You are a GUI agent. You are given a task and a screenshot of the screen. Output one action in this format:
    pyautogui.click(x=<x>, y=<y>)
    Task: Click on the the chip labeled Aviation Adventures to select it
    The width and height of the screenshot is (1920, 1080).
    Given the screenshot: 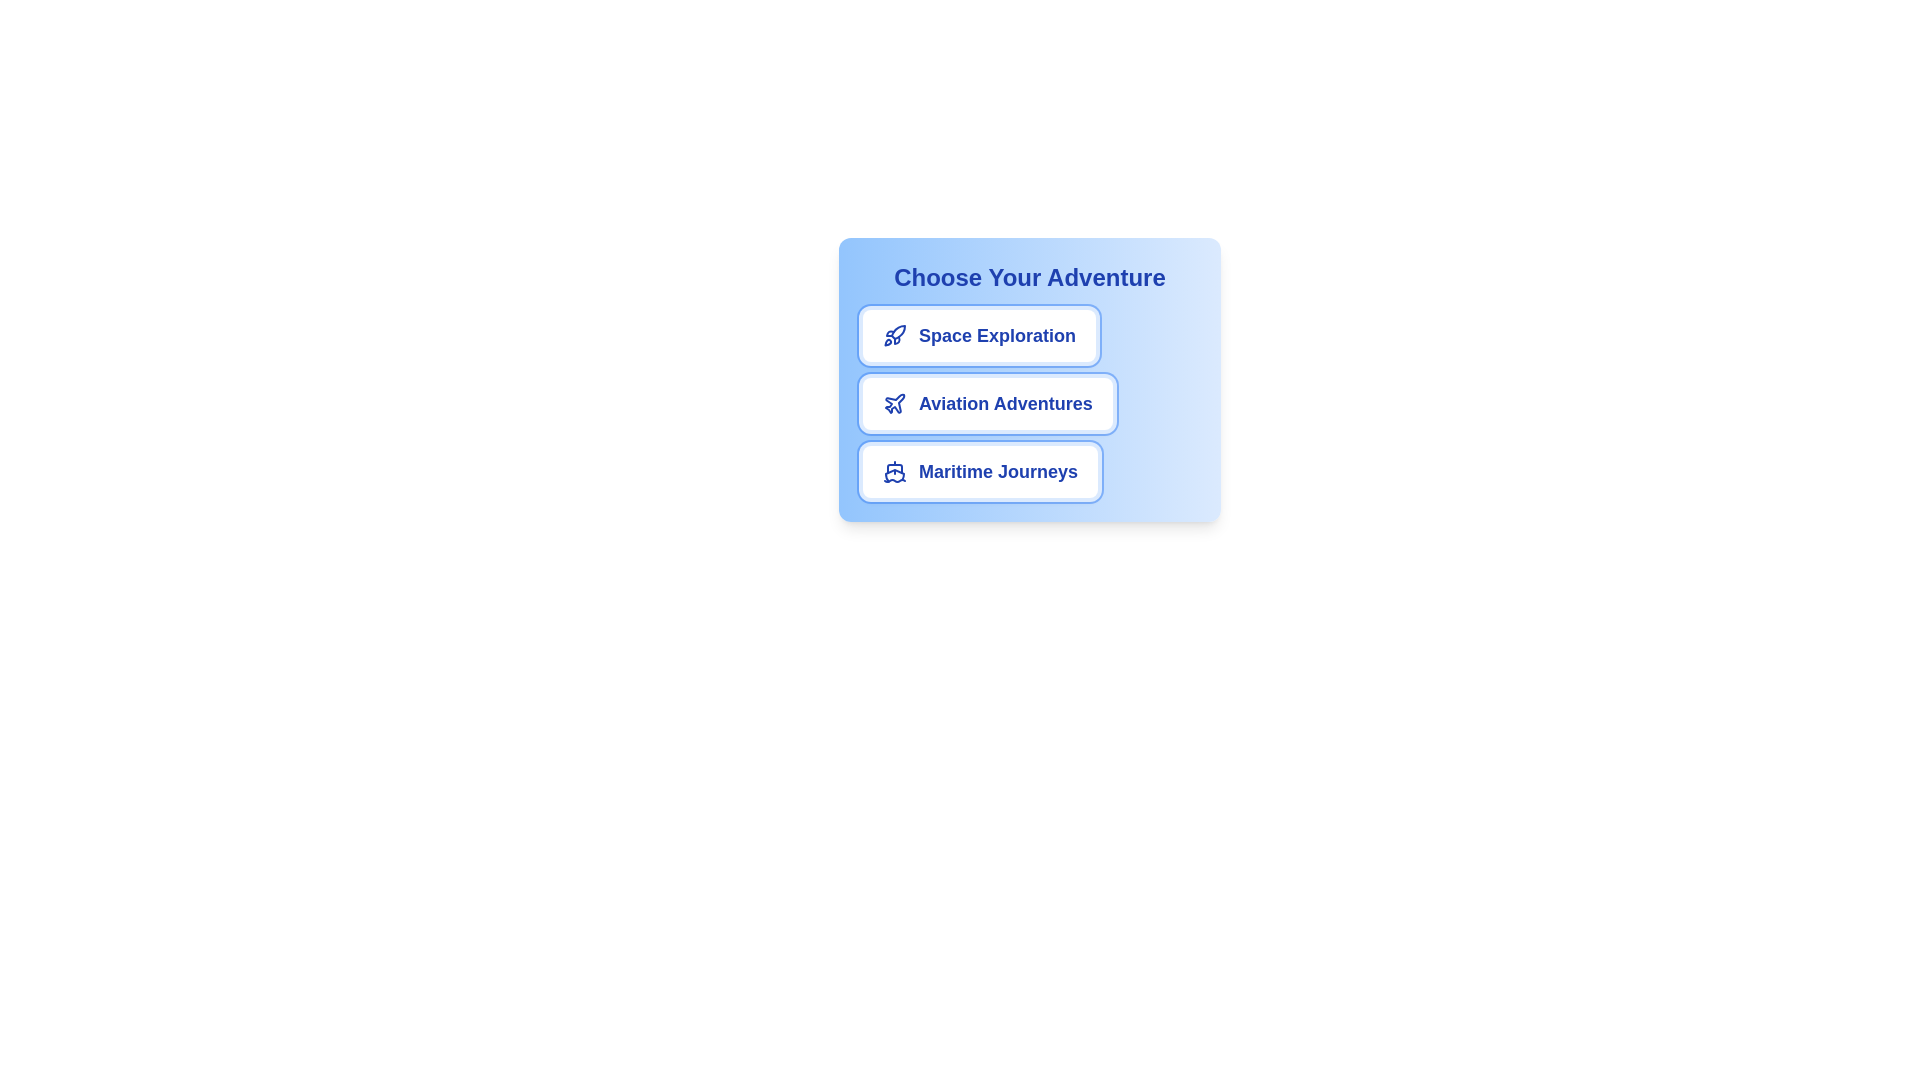 What is the action you would take?
    pyautogui.click(x=987, y=404)
    